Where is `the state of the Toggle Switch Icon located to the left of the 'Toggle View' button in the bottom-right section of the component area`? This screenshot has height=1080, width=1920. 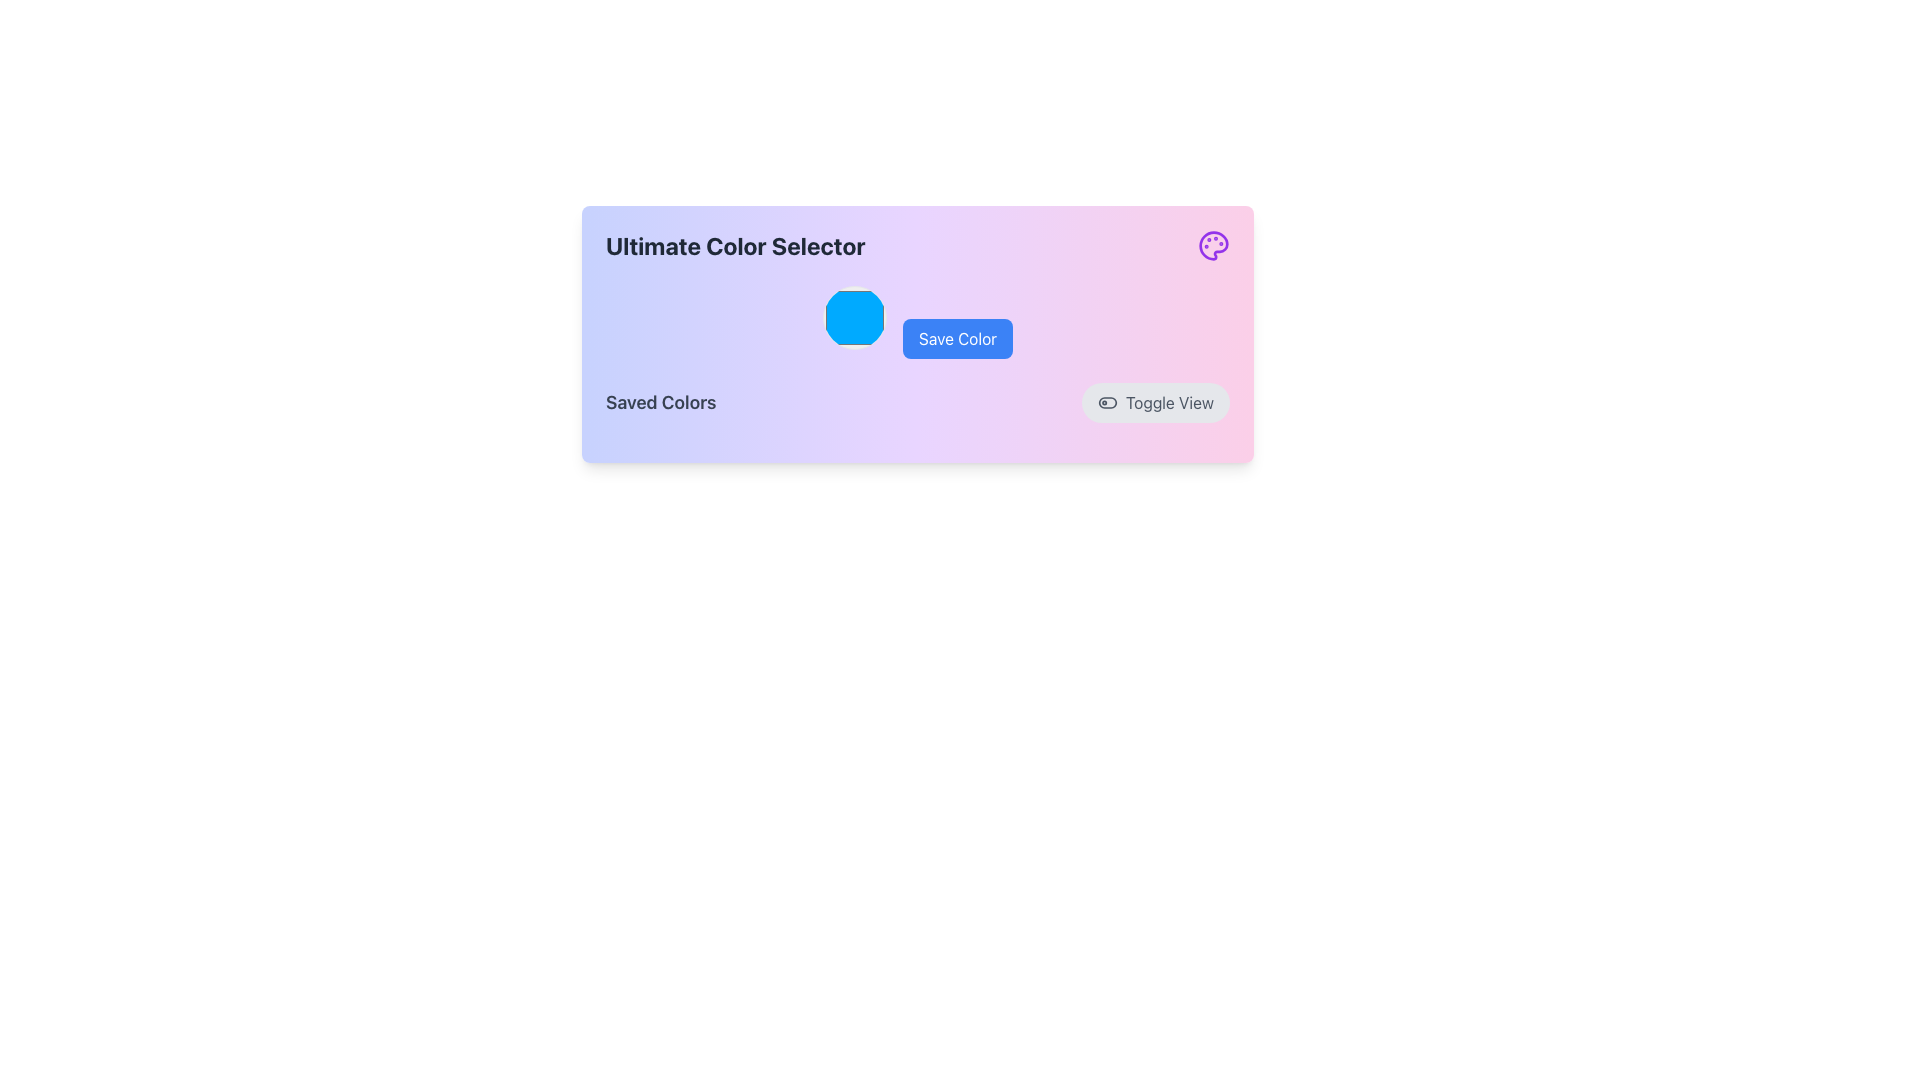
the state of the Toggle Switch Icon located to the left of the 'Toggle View' button in the bottom-right section of the component area is located at coordinates (1107, 402).